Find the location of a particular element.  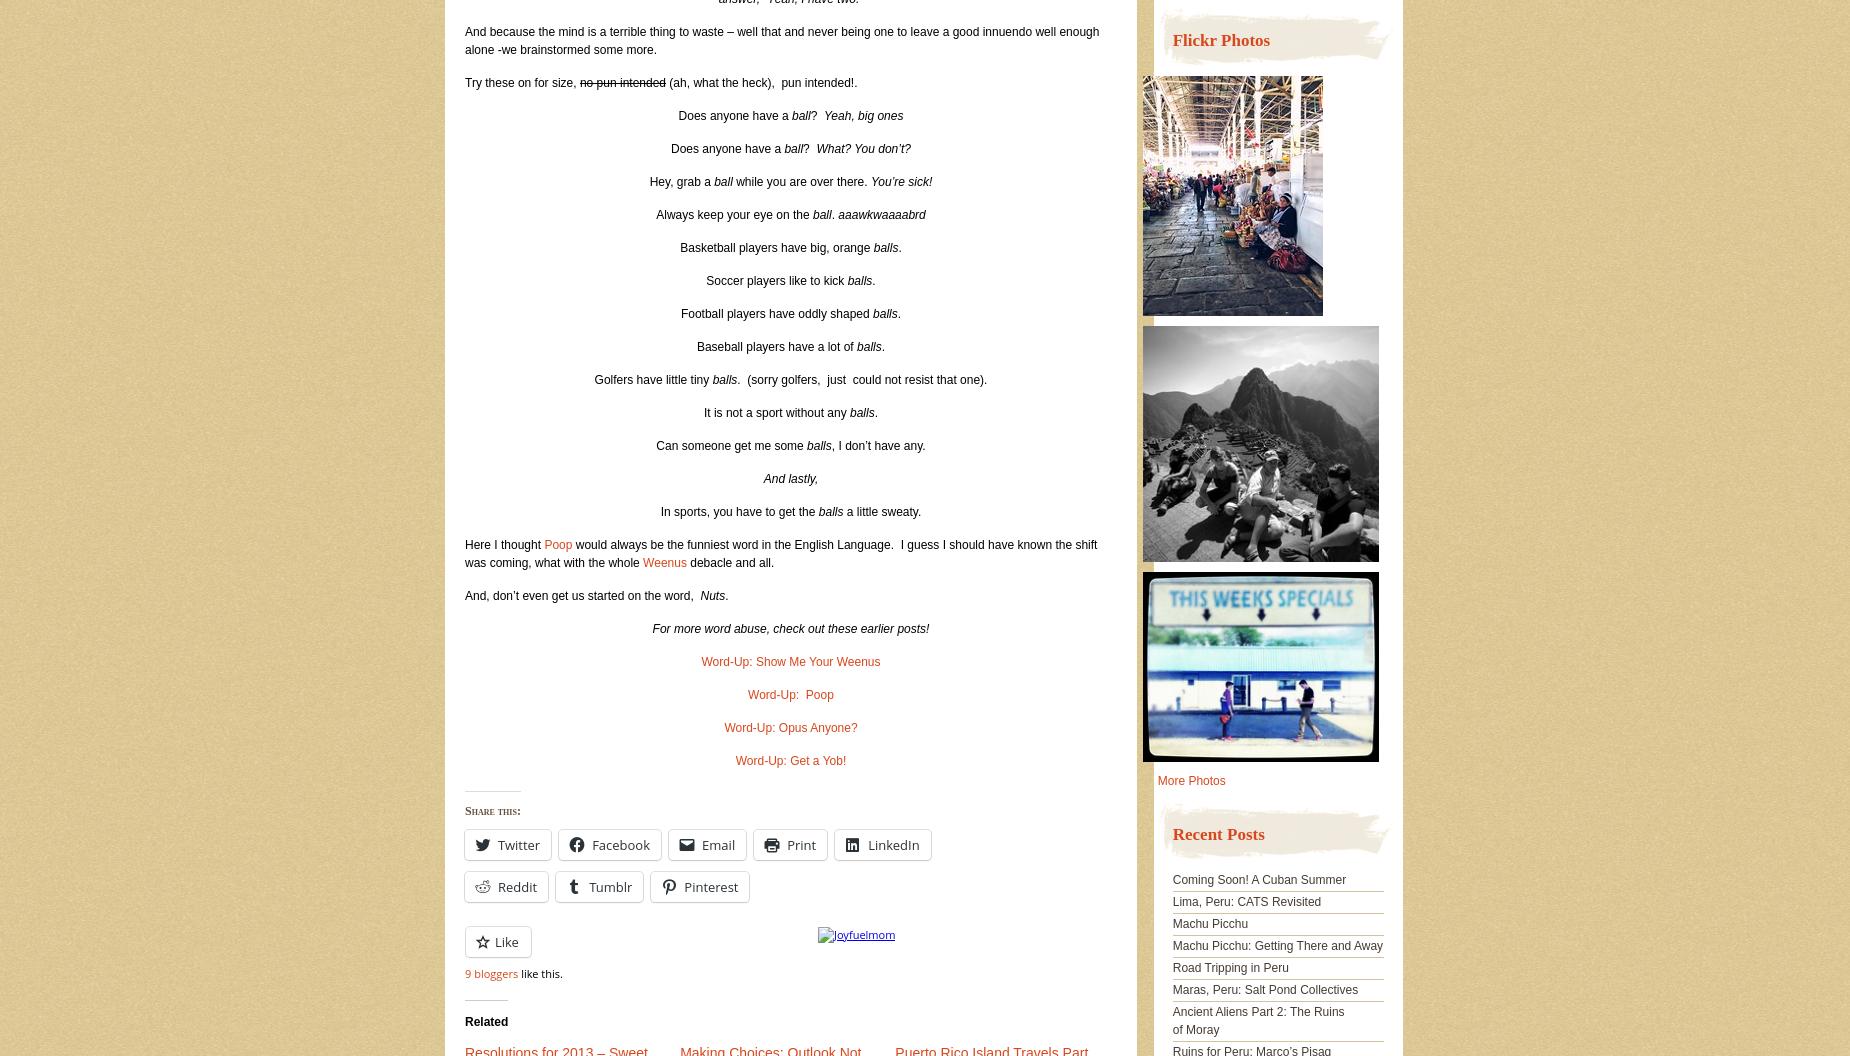

'Try these on for size,' is located at coordinates (522, 82).